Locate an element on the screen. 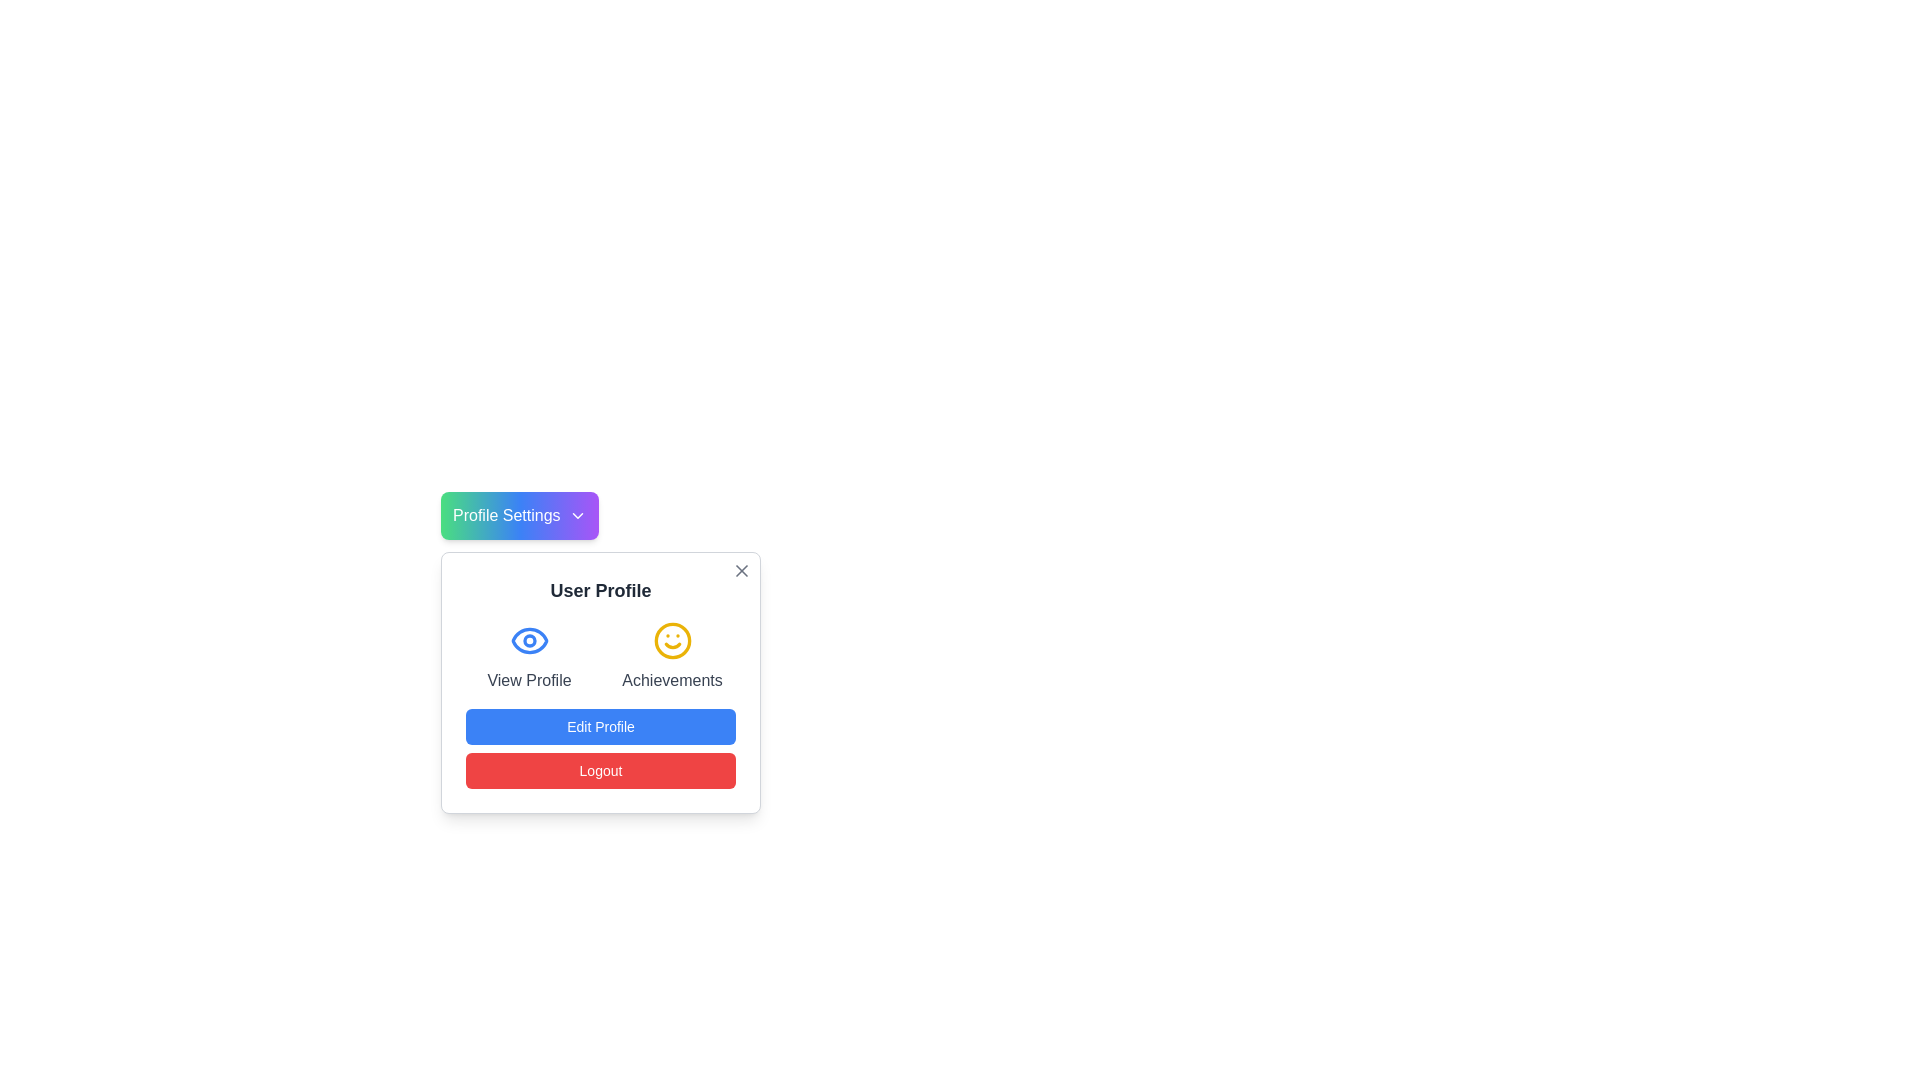 The width and height of the screenshot is (1920, 1080). the blue eye-shaped icon in the 'View Profile' section of the User Profile modal, which is positioned above the text 'View Profile' is located at coordinates (529, 640).